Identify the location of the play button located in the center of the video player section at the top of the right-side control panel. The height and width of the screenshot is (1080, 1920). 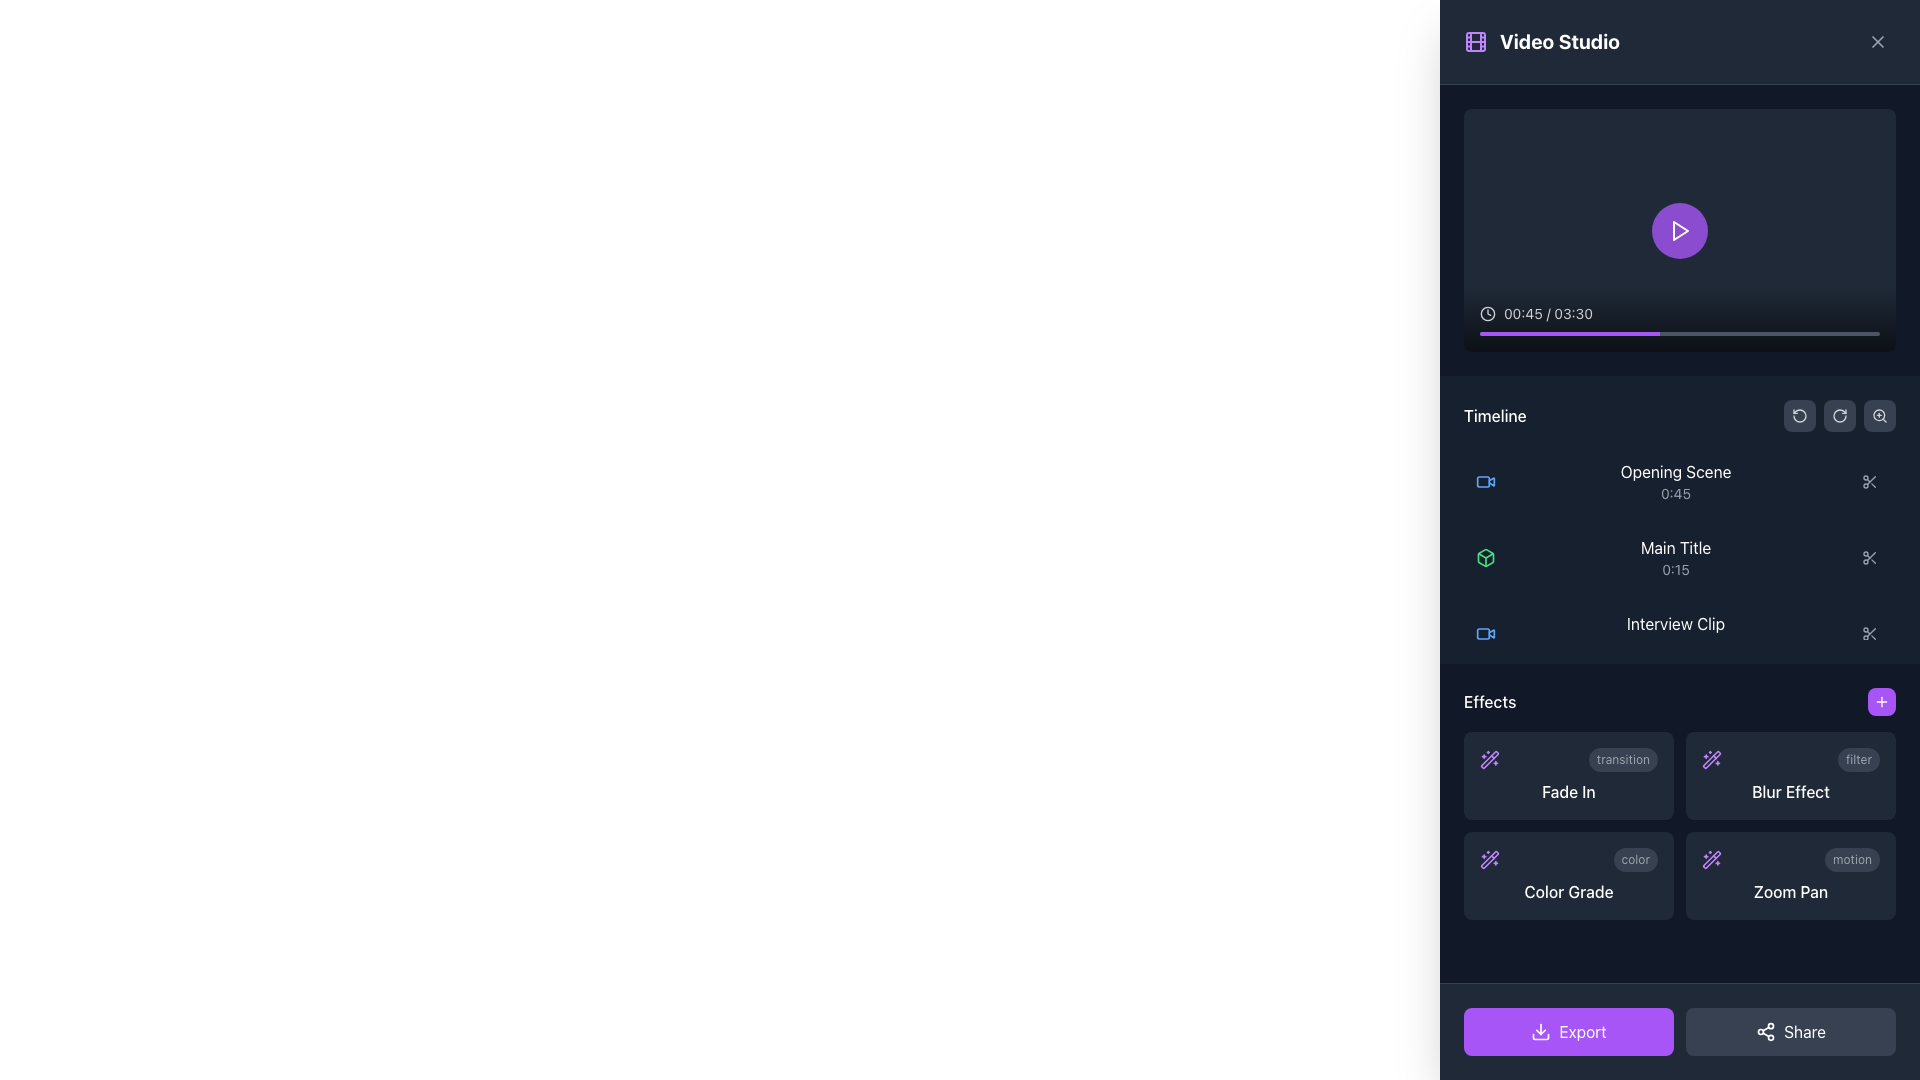
(1680, 229).